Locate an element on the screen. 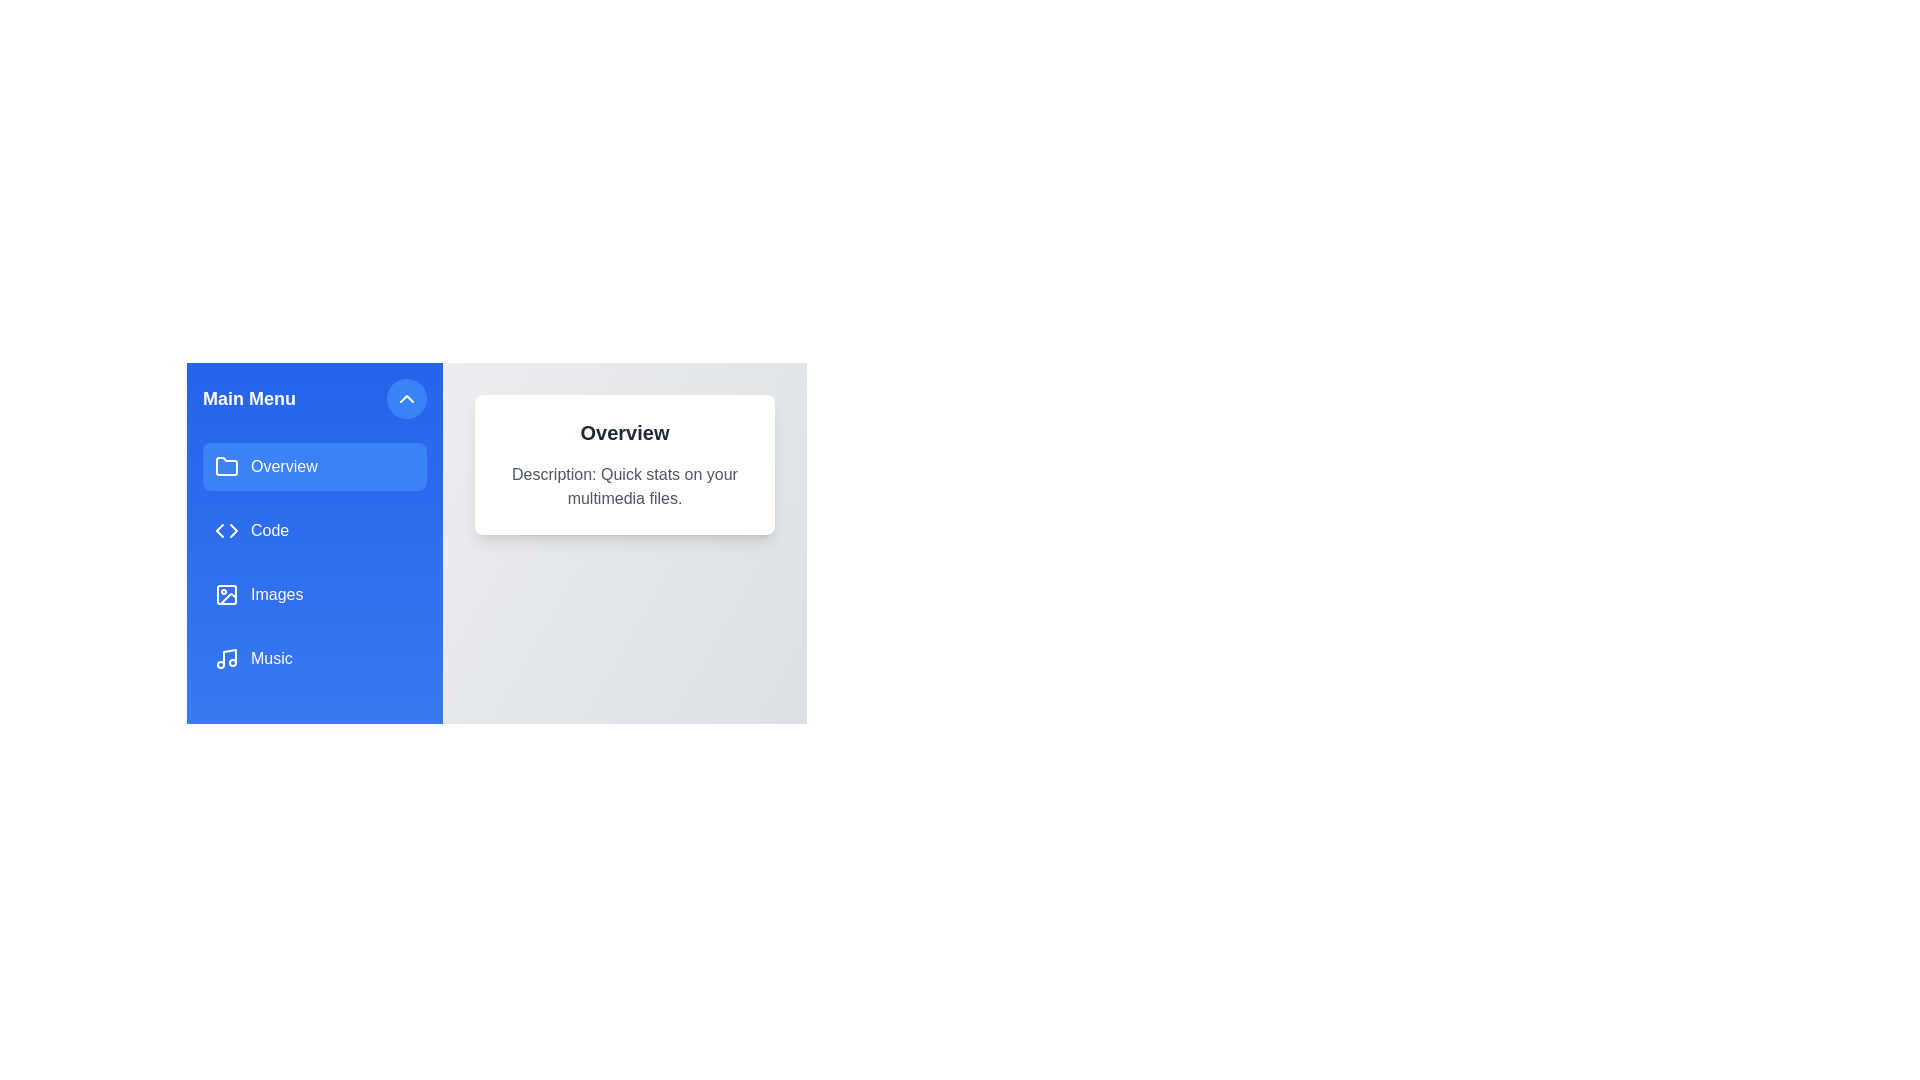 The image size is (1920, 1080). the white rectangular box with rounded corners titled 'Overview' is located at coordinates (497, 530).